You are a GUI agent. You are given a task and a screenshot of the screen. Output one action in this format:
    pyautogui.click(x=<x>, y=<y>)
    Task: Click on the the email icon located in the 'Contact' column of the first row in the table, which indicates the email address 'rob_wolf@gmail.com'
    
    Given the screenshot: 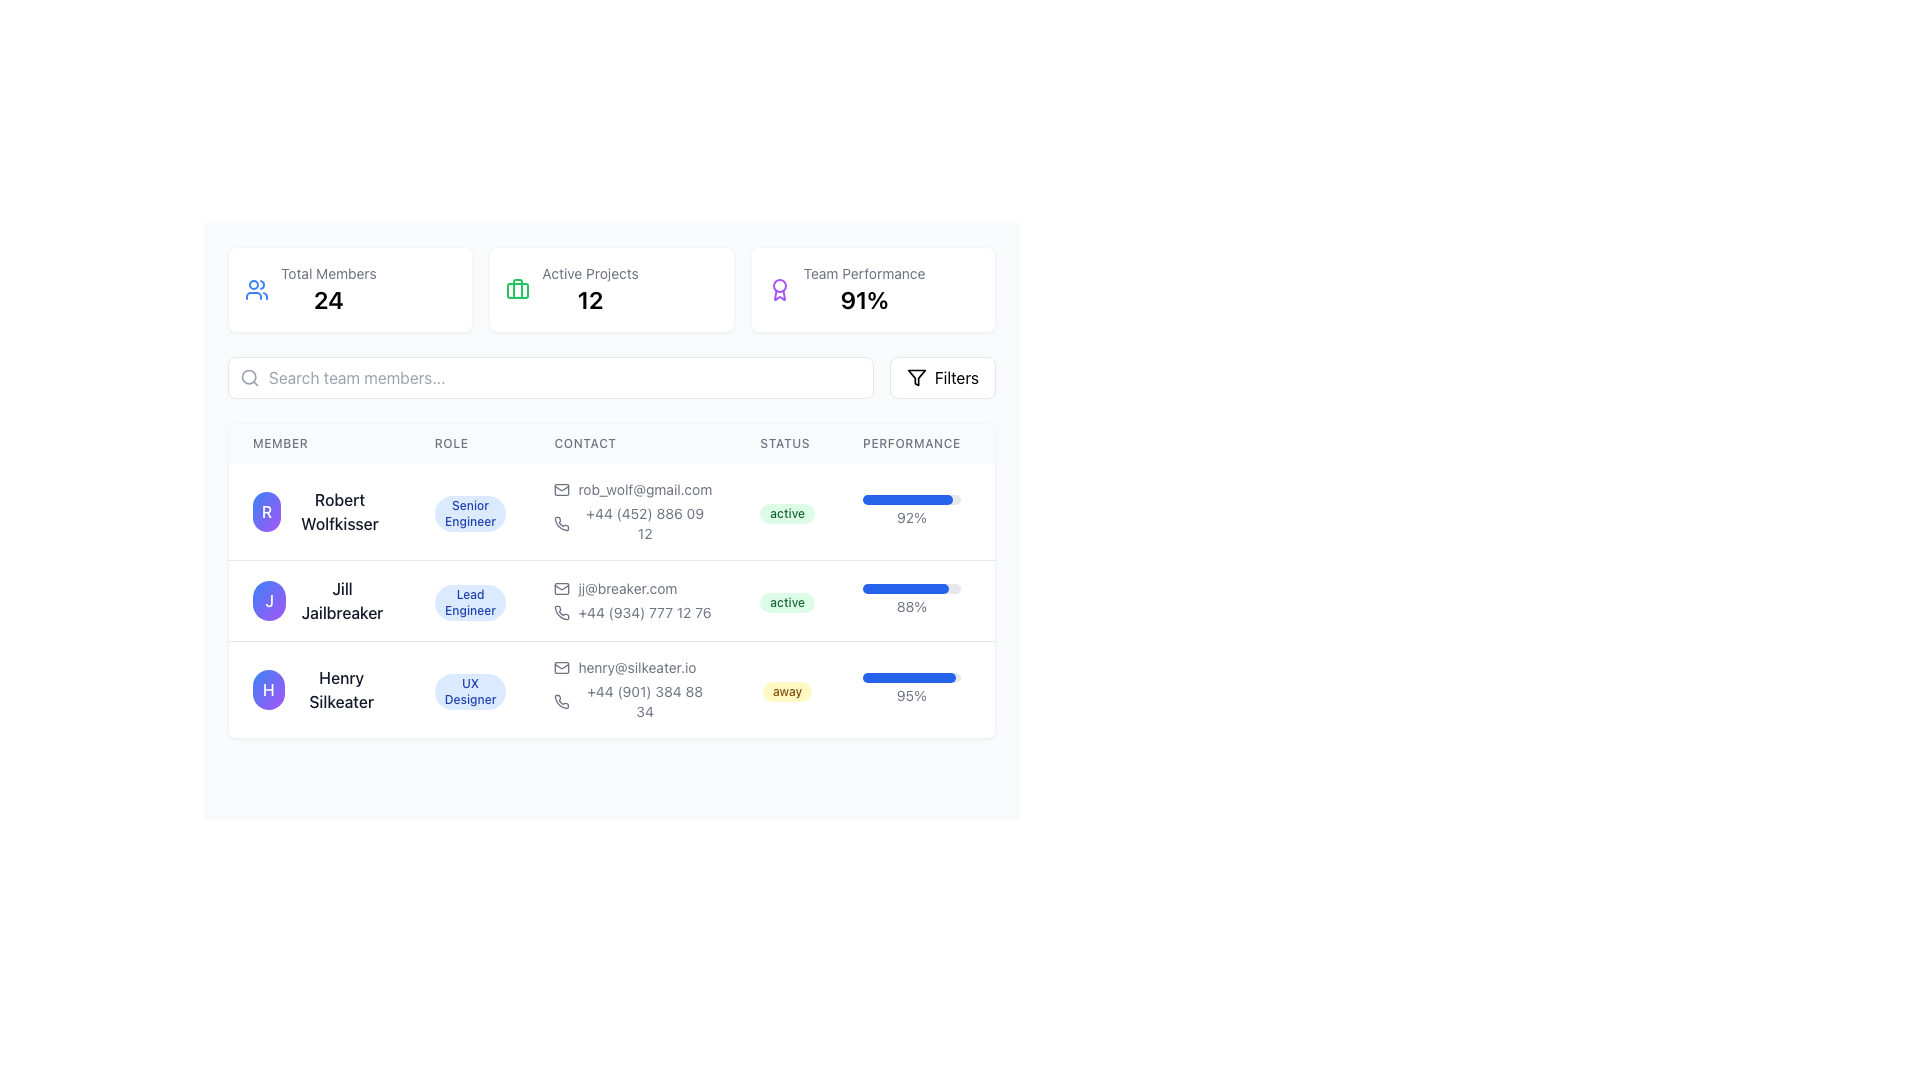 What is the action you would take?
    pyautogui.click(x=561, y=489)
    